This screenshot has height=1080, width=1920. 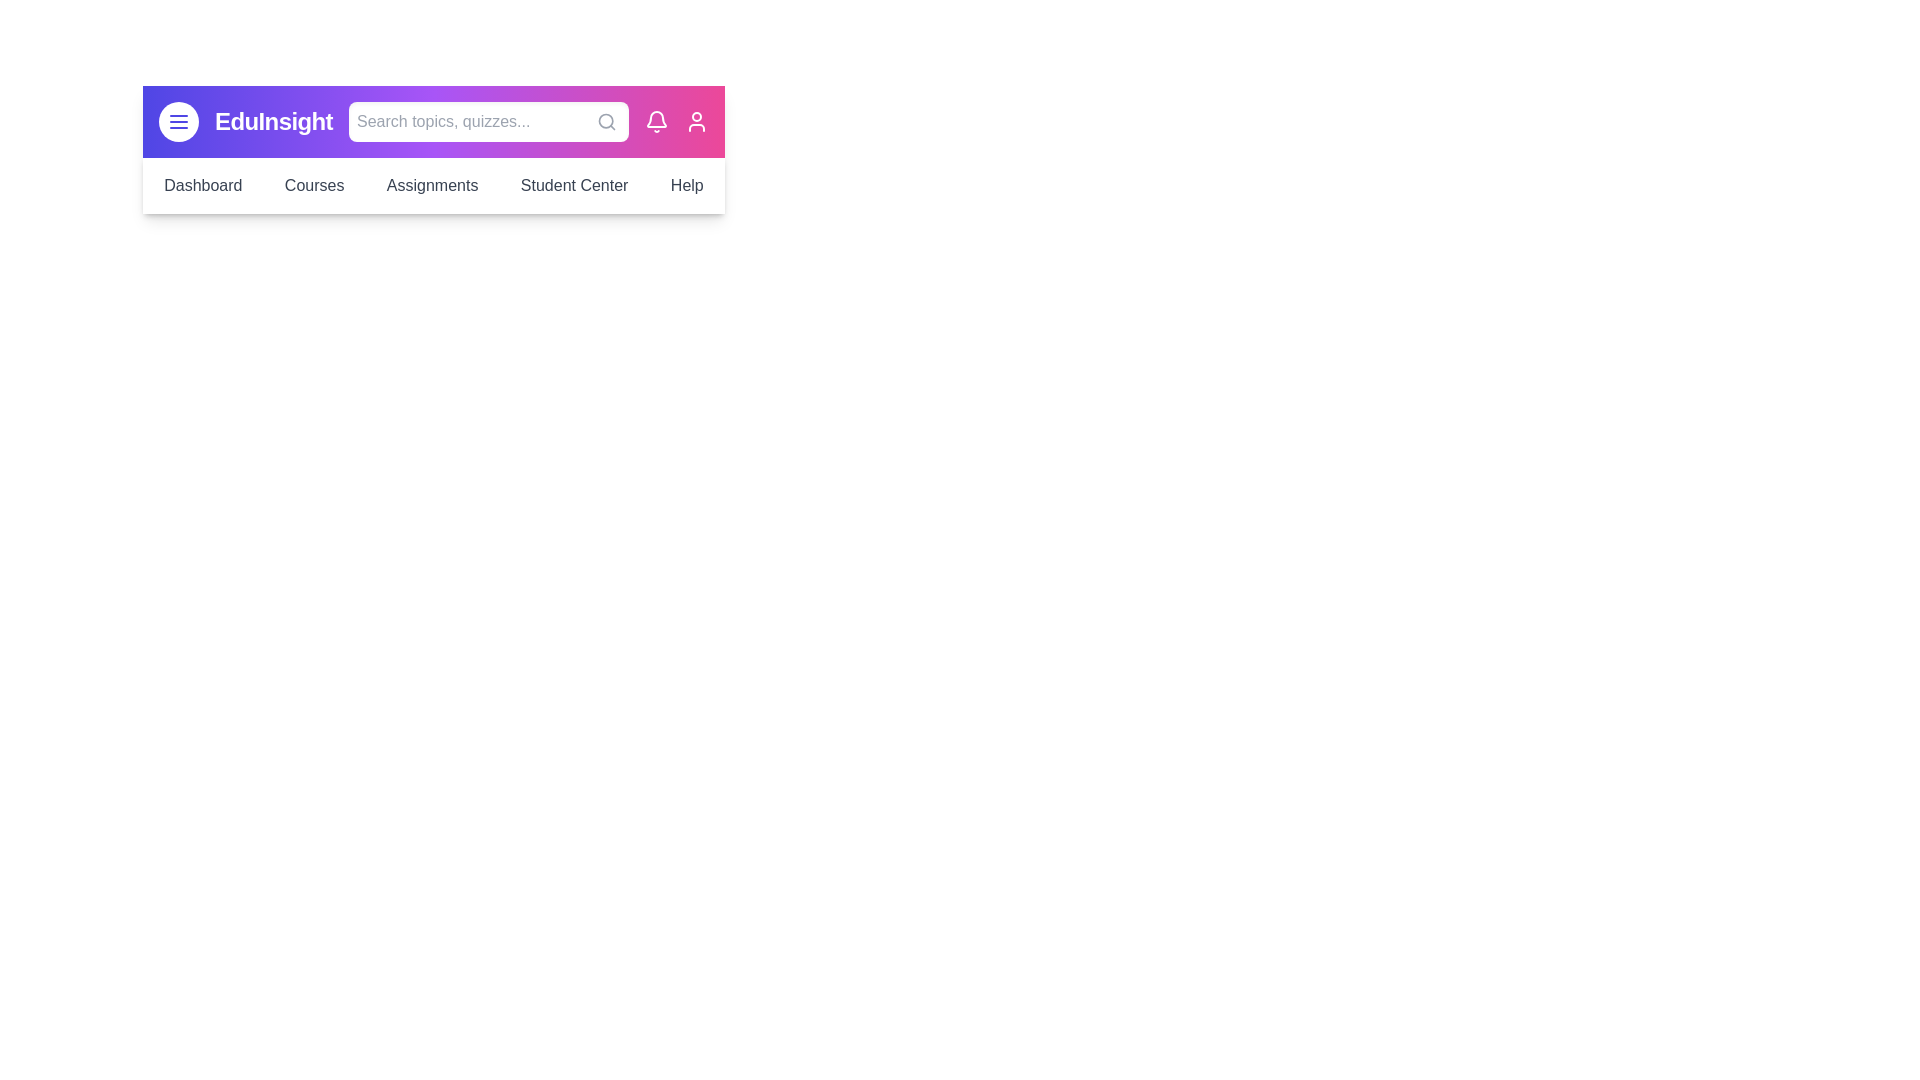 What do you see at coordinates (657, 122) in the screenshot?
I see `the bell icon to access notifications` at bounding box center [657, 122].